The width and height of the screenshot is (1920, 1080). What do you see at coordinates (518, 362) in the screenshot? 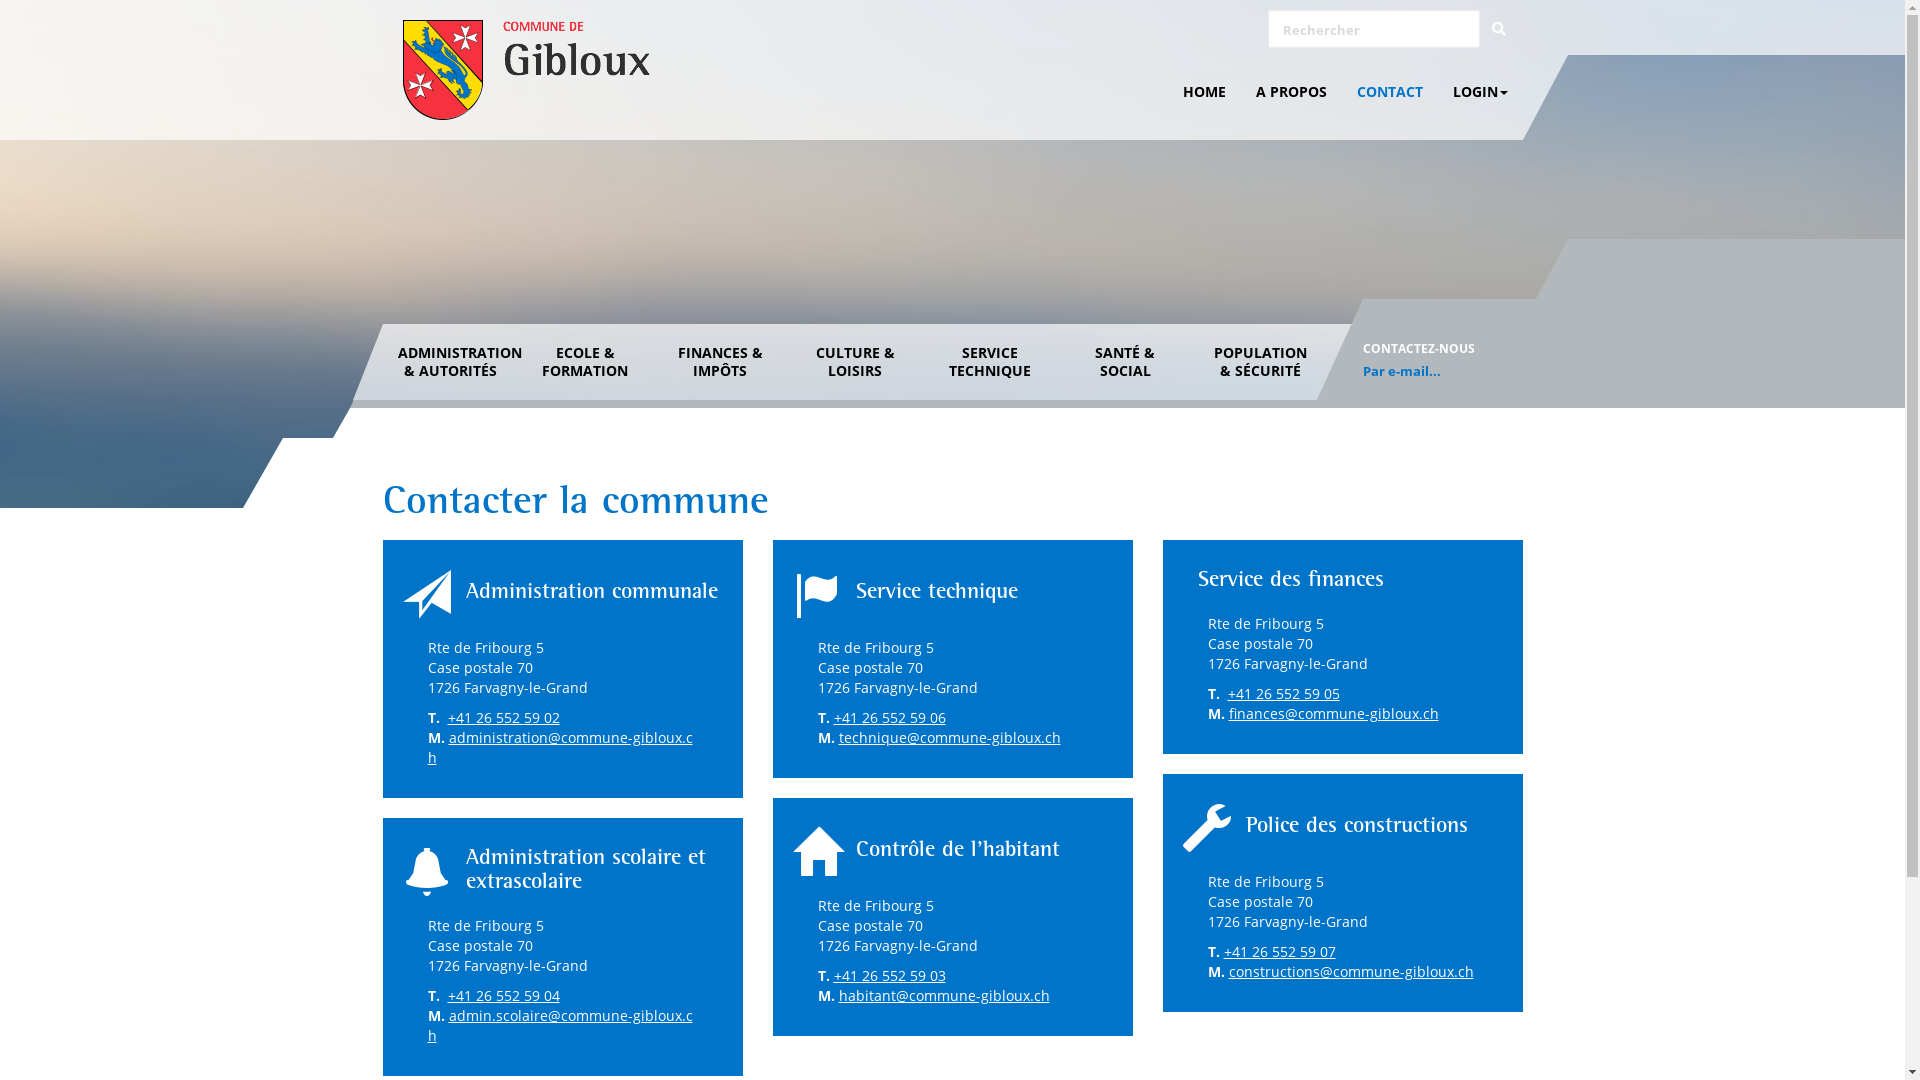
I see `'ECOLE & FORMATION'` at bounding box center [518, 362].